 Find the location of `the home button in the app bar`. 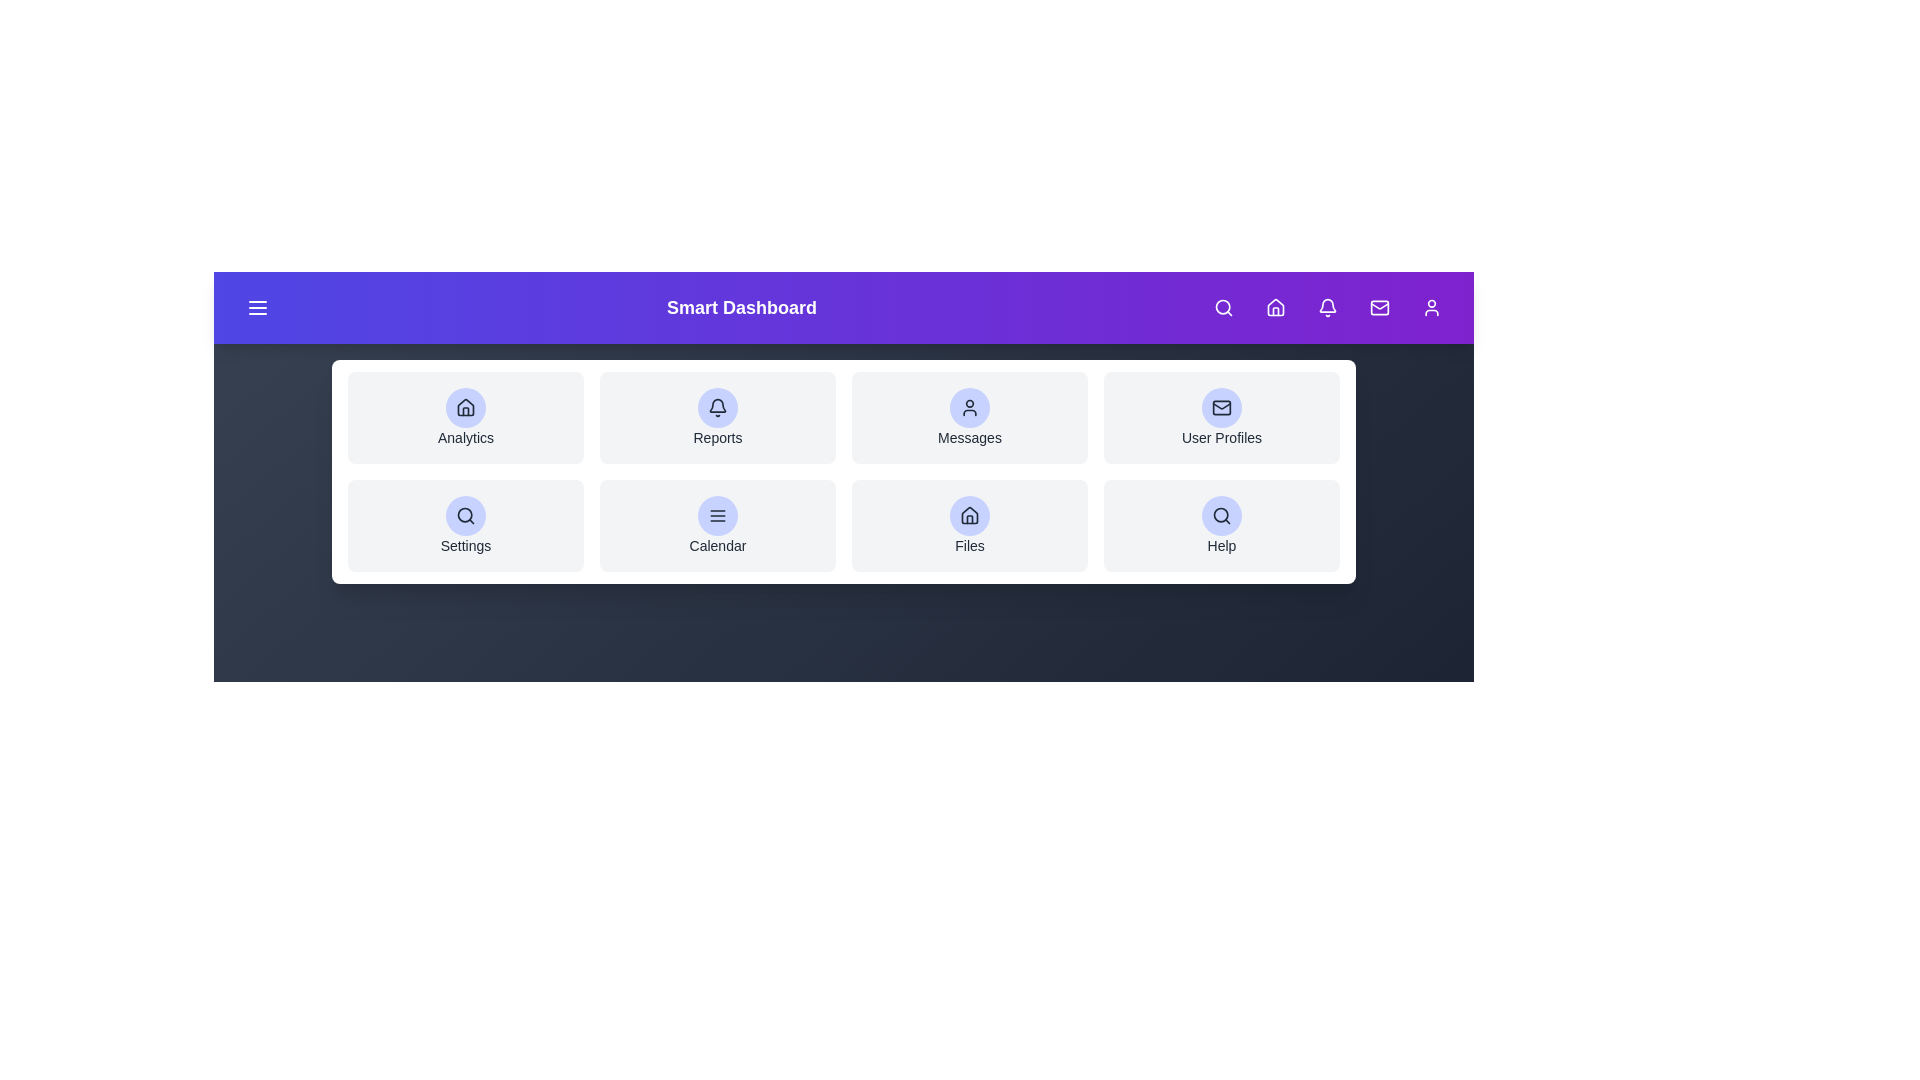

the home button in the app bar is located at coordinates (1275, 308).